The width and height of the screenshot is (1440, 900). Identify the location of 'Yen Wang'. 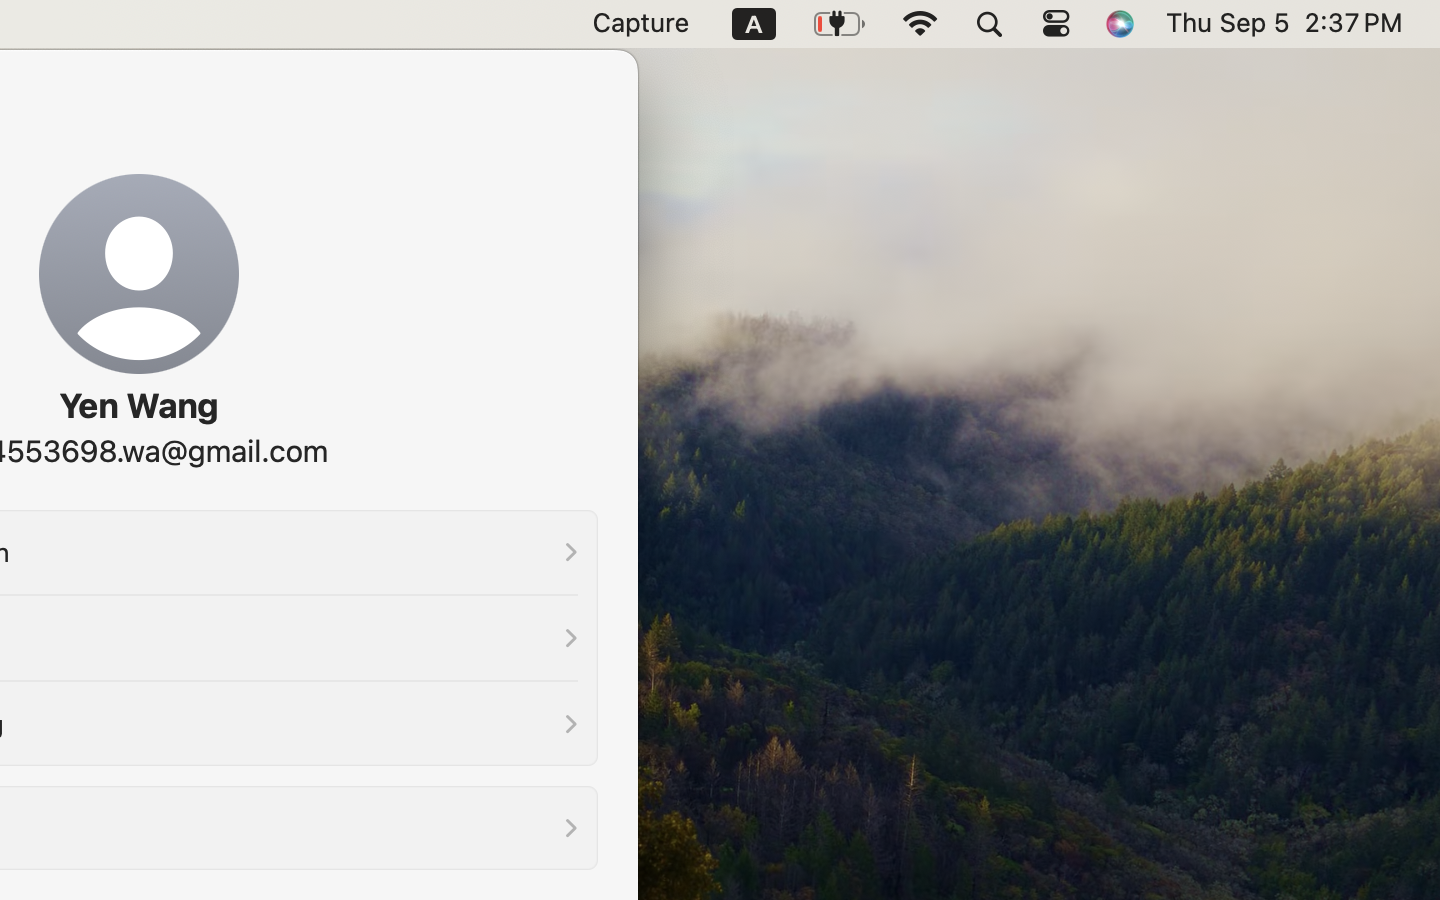
(136, 405).